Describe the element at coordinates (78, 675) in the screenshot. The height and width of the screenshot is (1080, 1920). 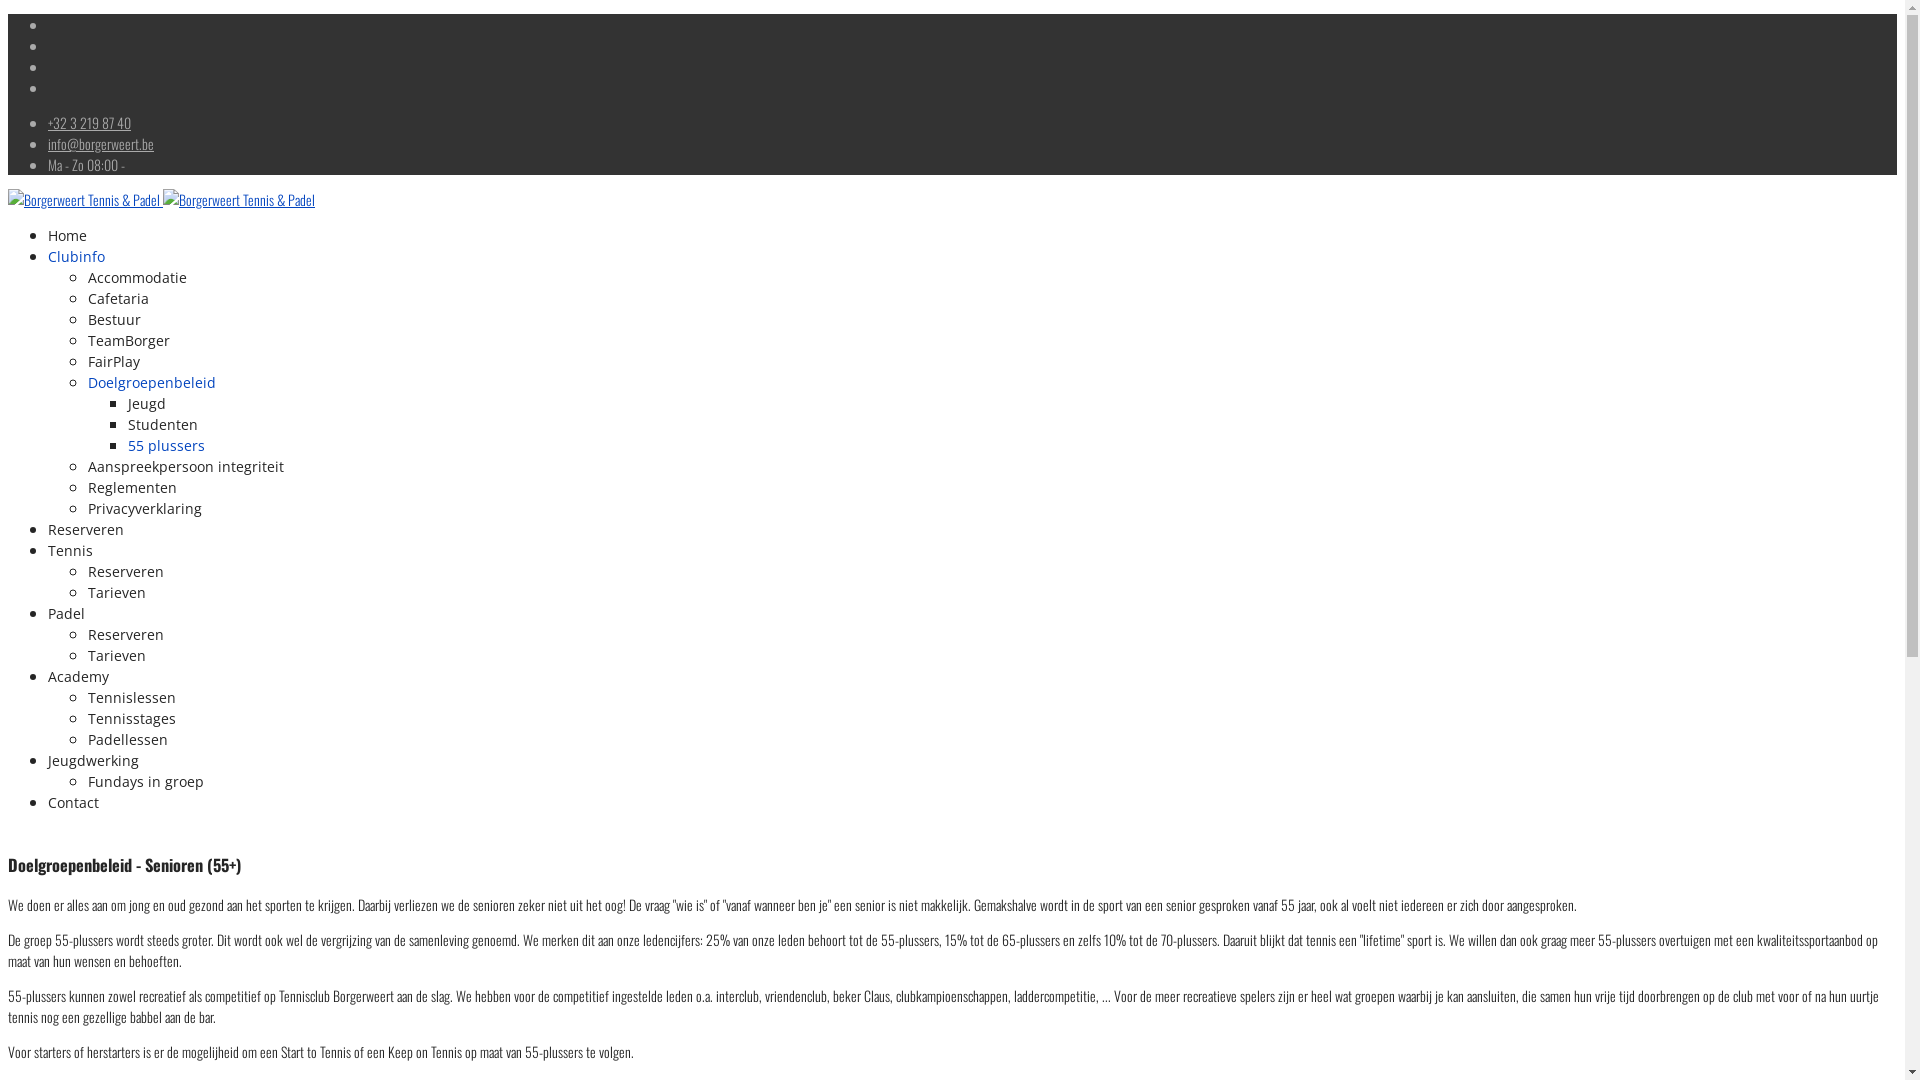
I see `'Academy'` at that location.